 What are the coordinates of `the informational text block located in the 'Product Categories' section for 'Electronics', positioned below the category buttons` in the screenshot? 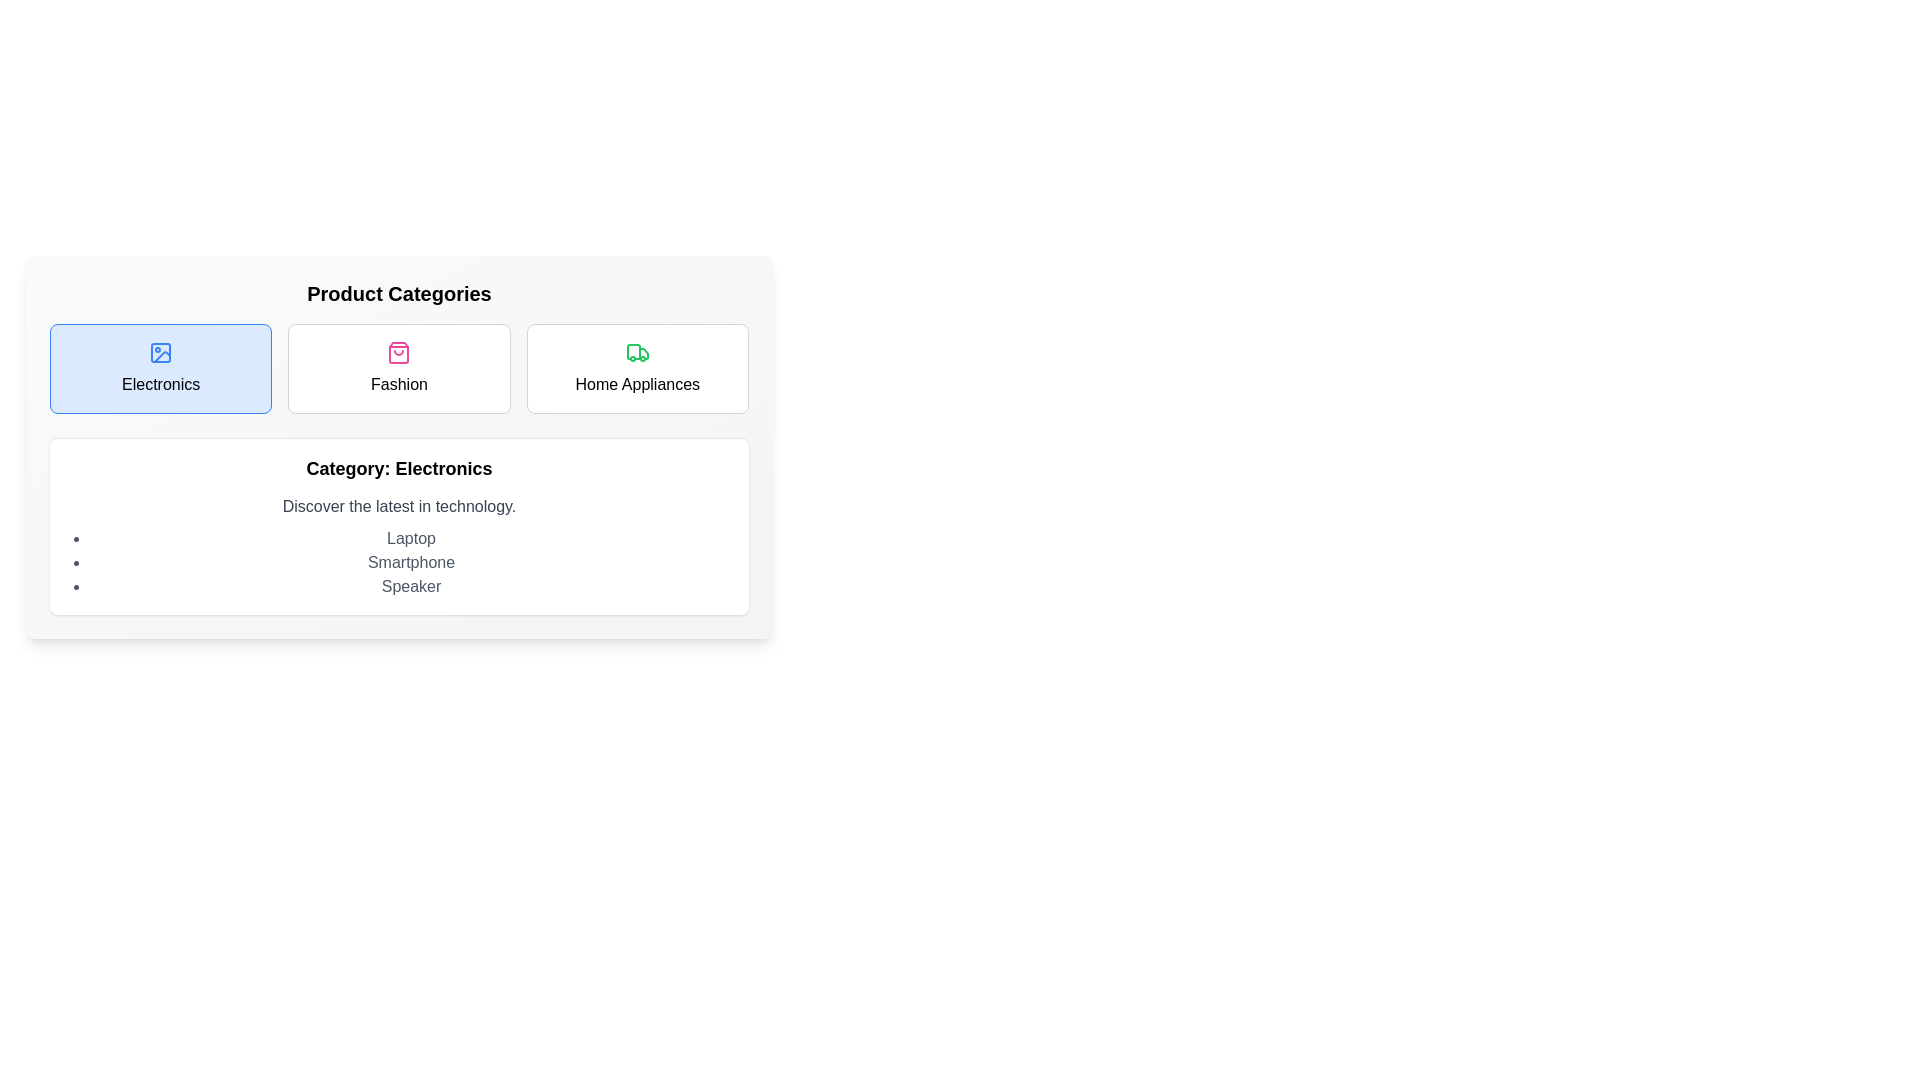 It's located at (399, 525).